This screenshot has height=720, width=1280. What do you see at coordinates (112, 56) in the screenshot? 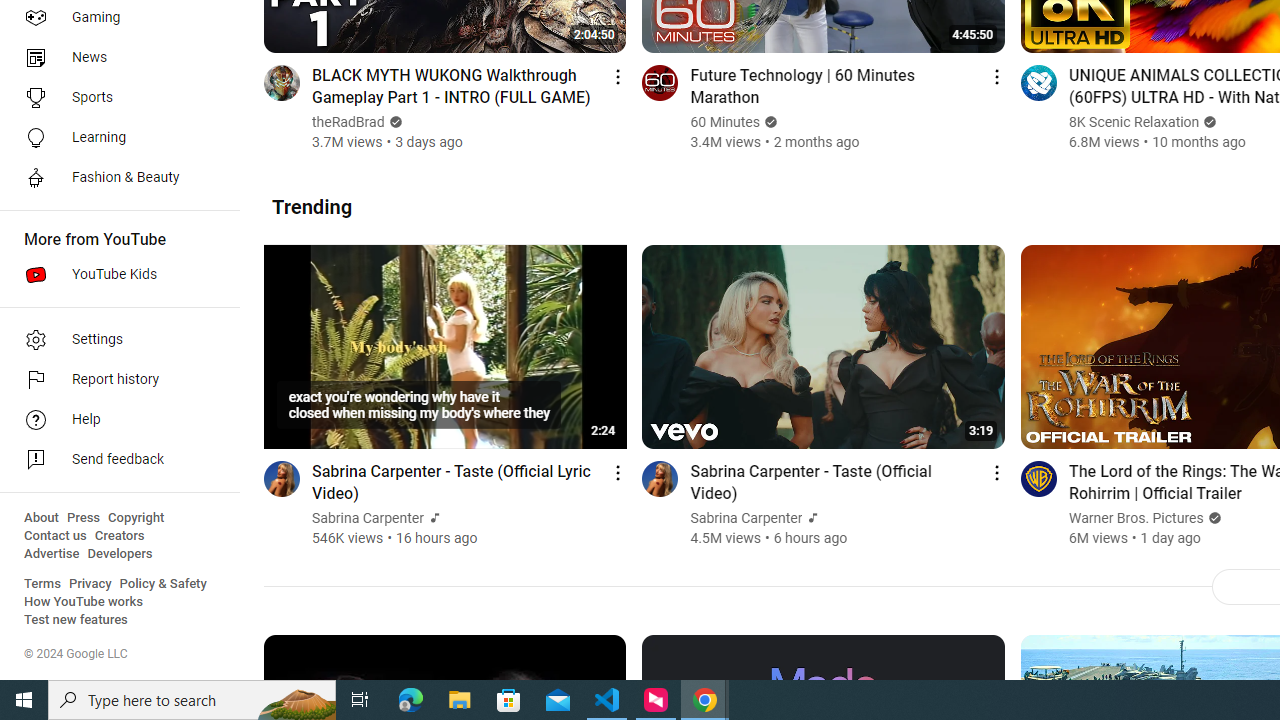
I see `'News'` at bounding box center [112, 56].